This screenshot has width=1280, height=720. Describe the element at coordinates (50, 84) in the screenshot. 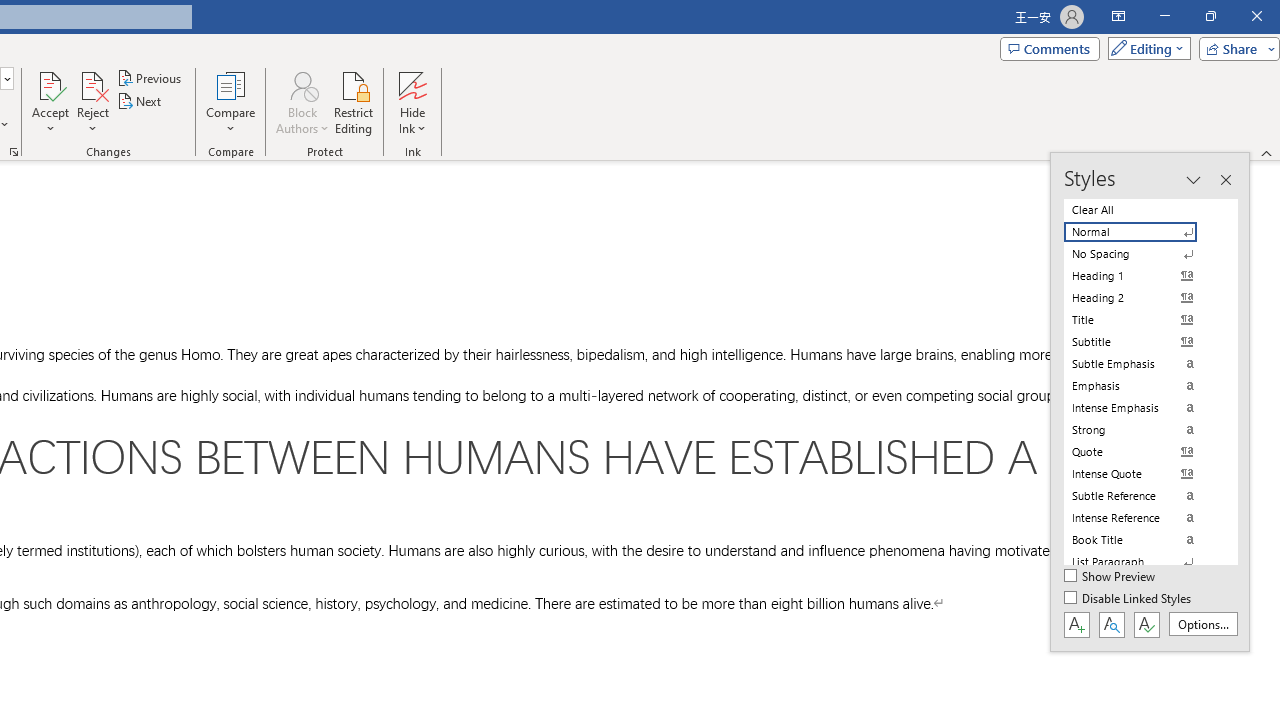

I see `'Accept and Move to Next'` at that location.